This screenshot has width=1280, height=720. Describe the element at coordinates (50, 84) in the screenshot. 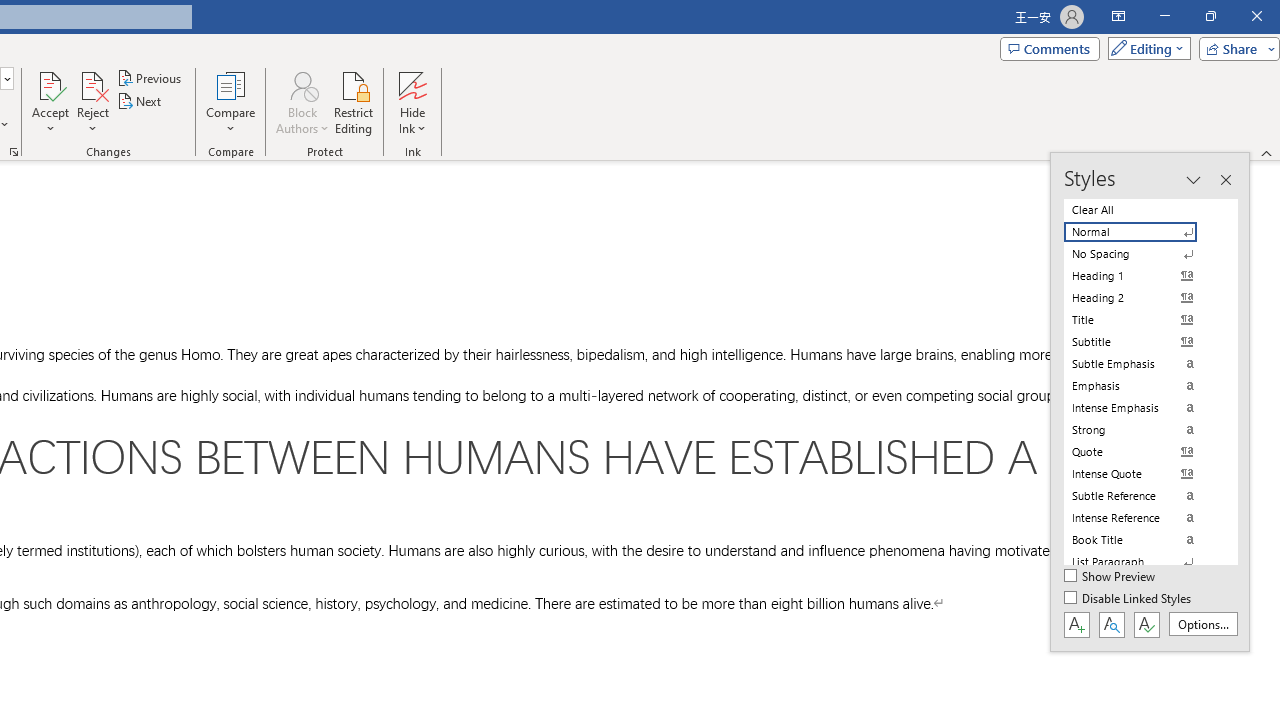

I see `'Accept and Move to Next'` at that location.